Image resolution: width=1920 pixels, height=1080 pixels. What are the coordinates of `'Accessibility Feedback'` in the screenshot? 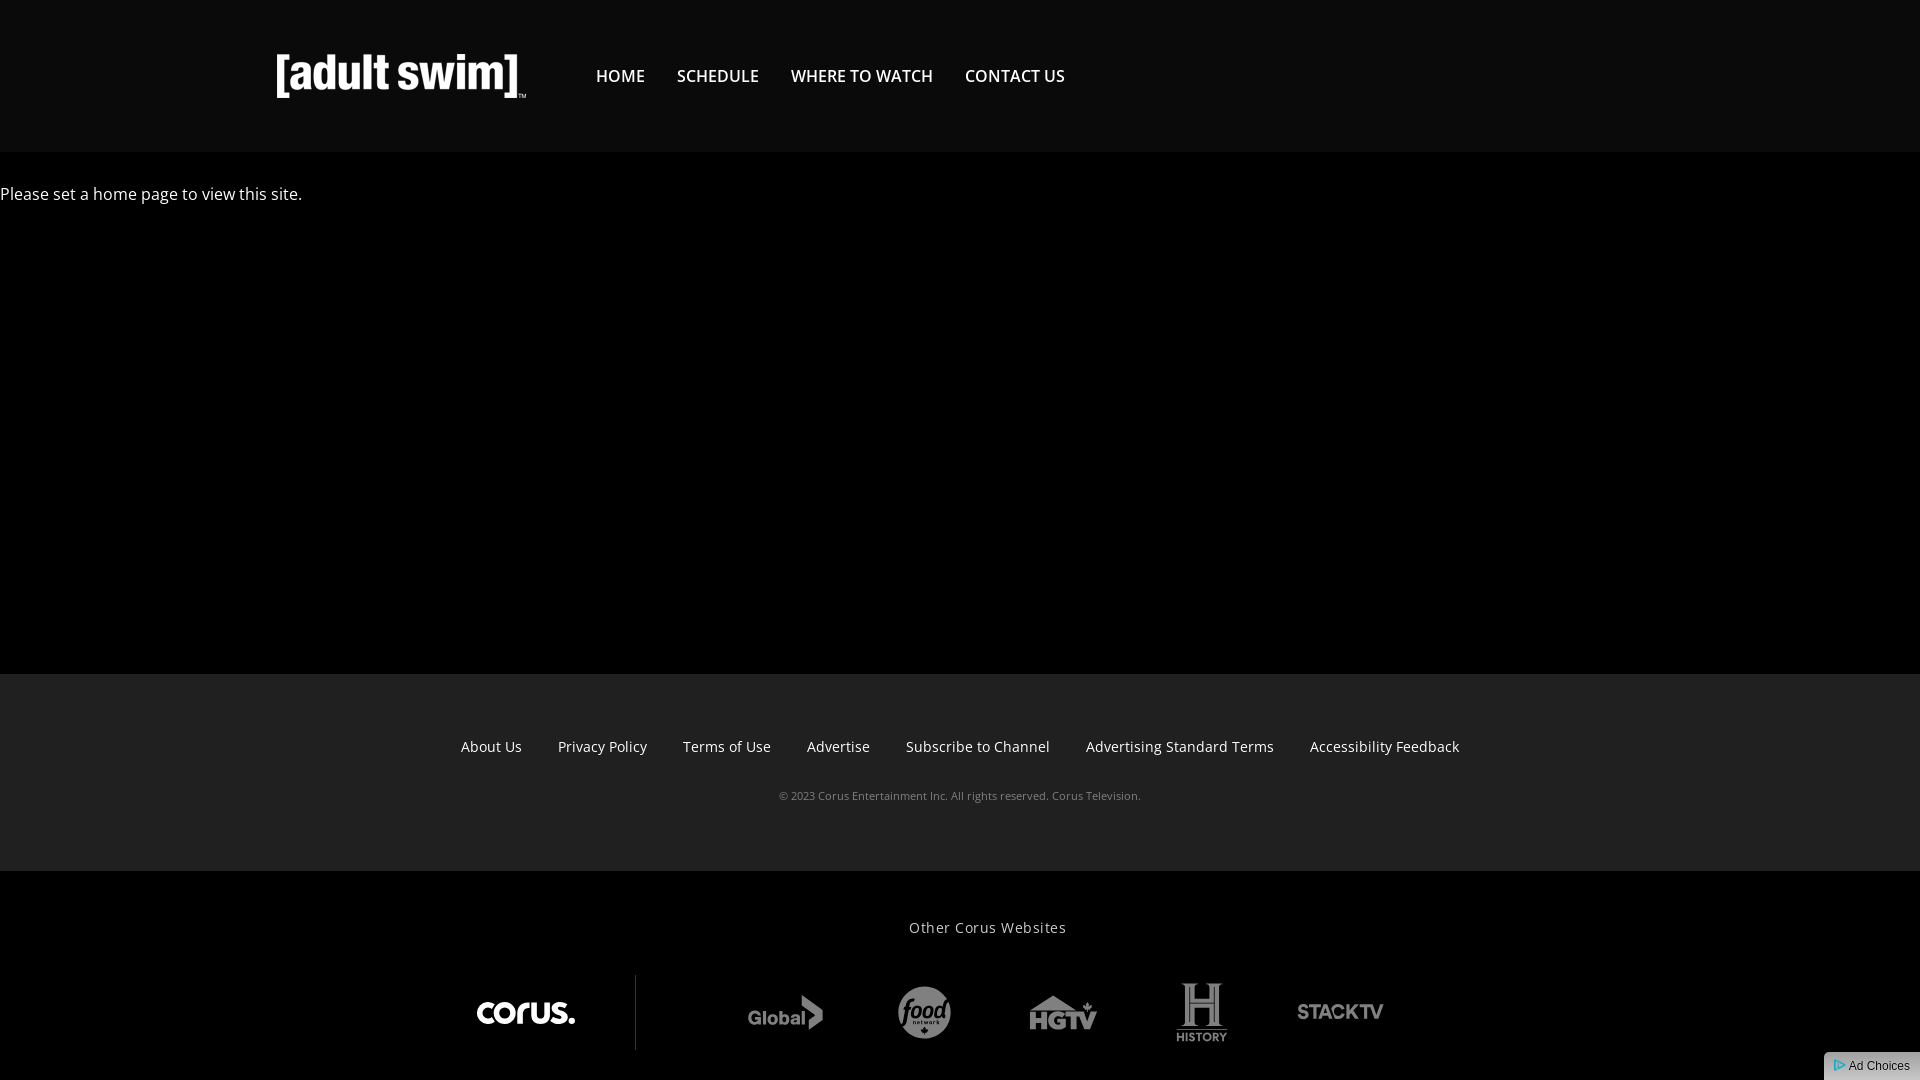 It's located at (1383, 745).